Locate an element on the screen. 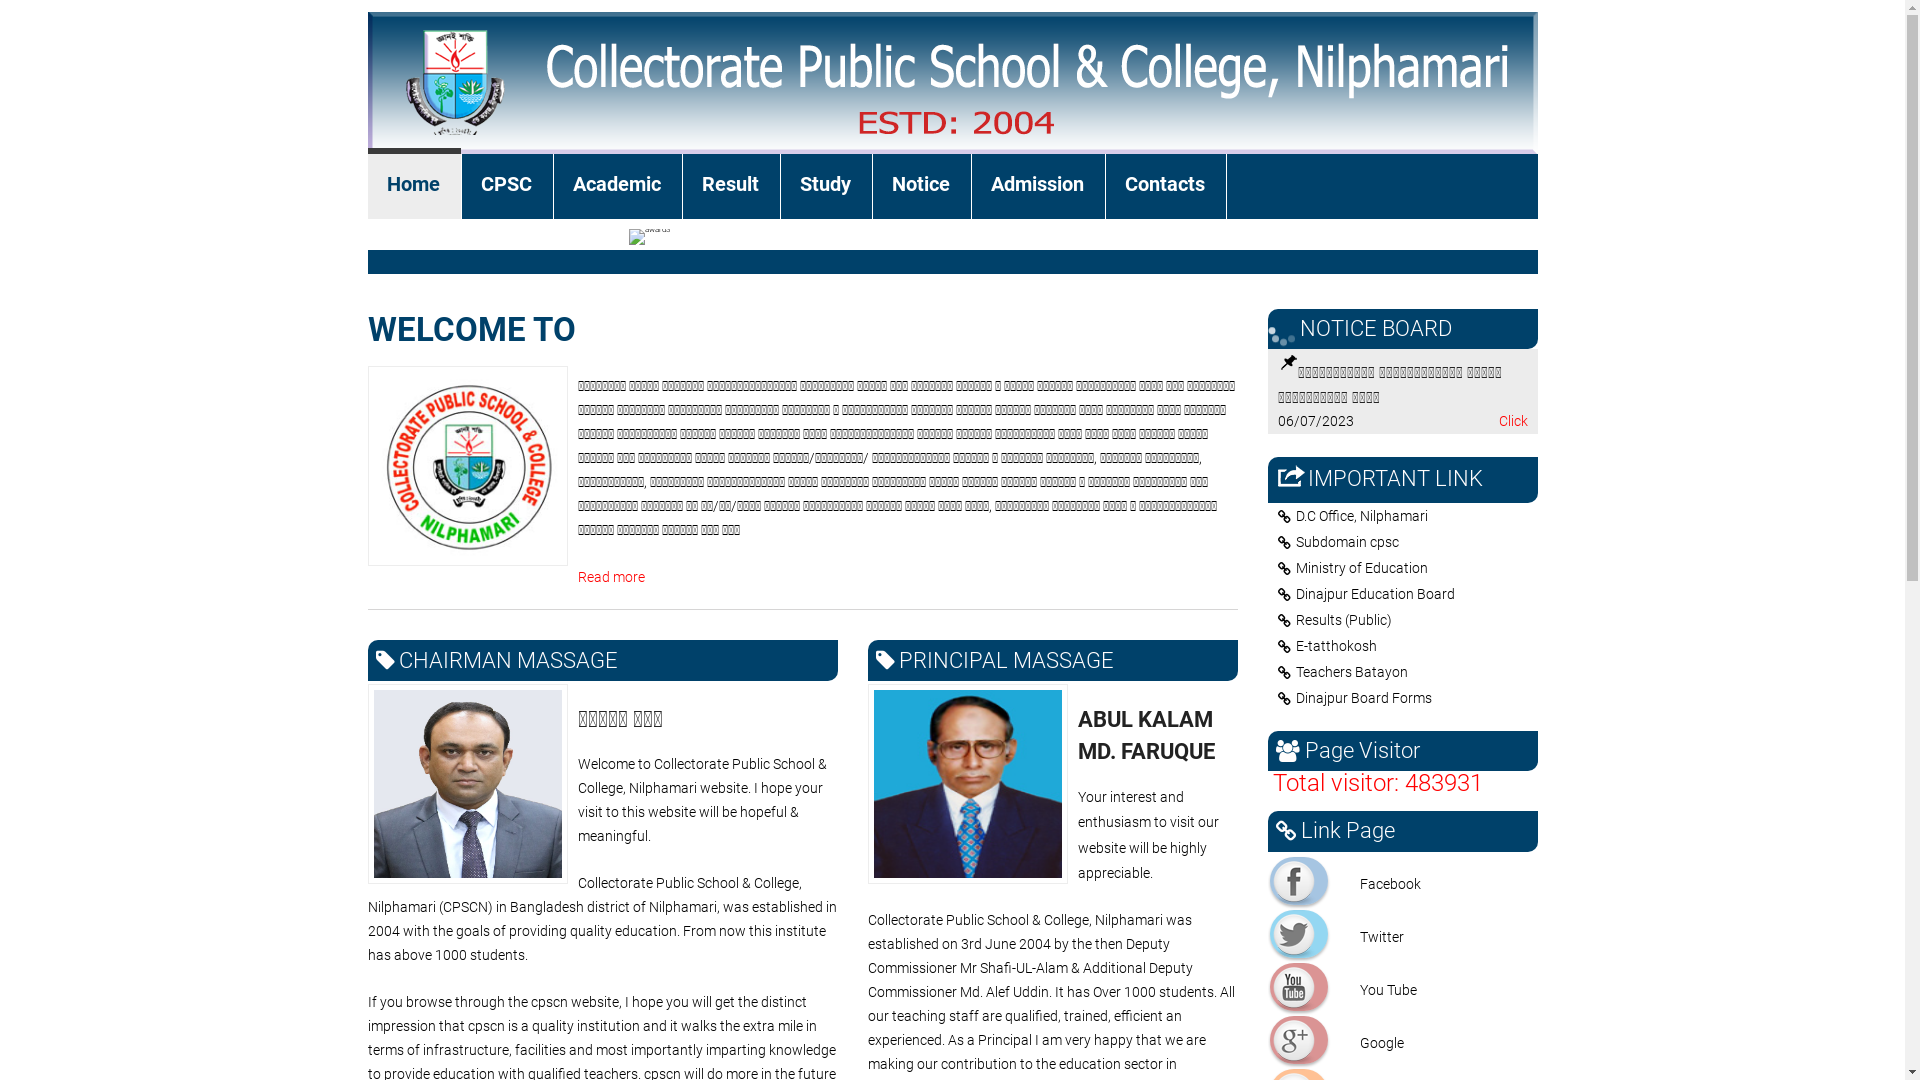 Image resolution: width=1920 pixels, height=1080 pixels. 'E-tatthokosh' is located at coordinates (1406, 645).